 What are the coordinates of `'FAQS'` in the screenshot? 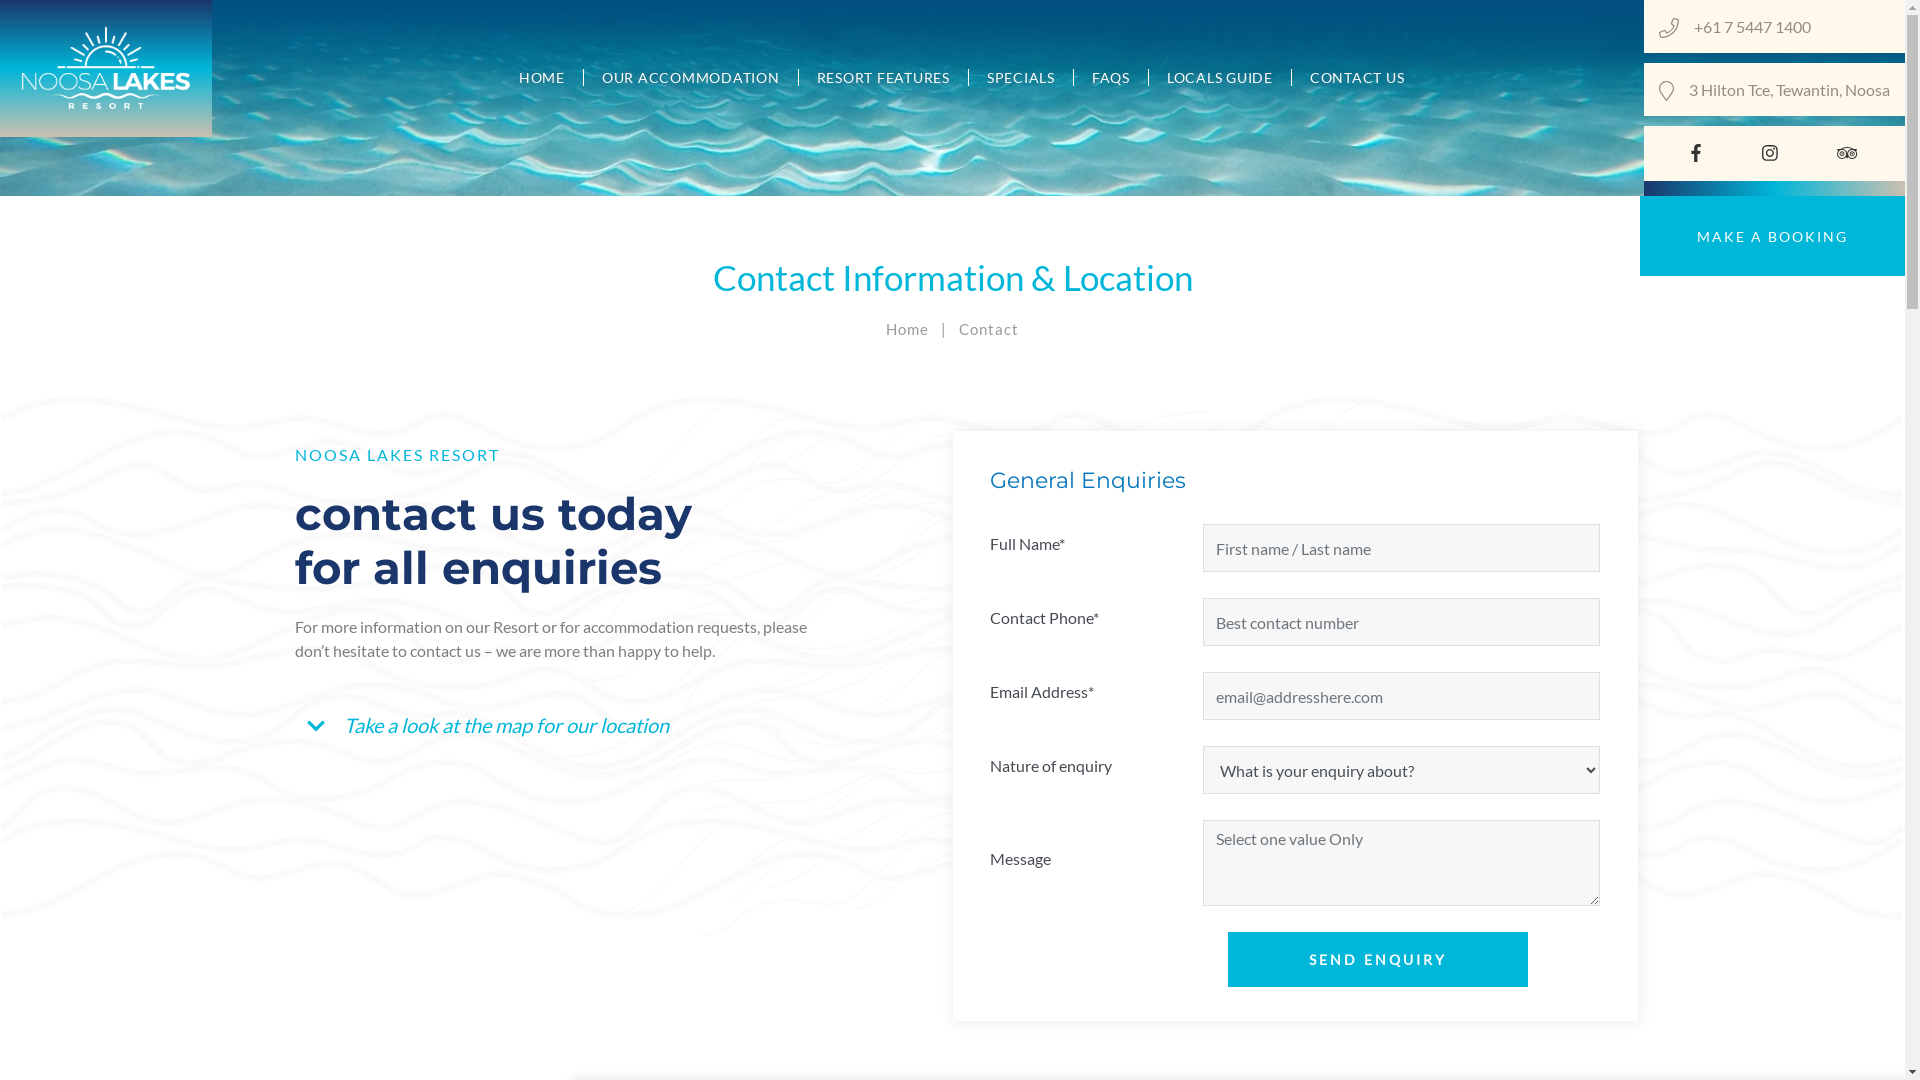 It's located at (1110, 76).